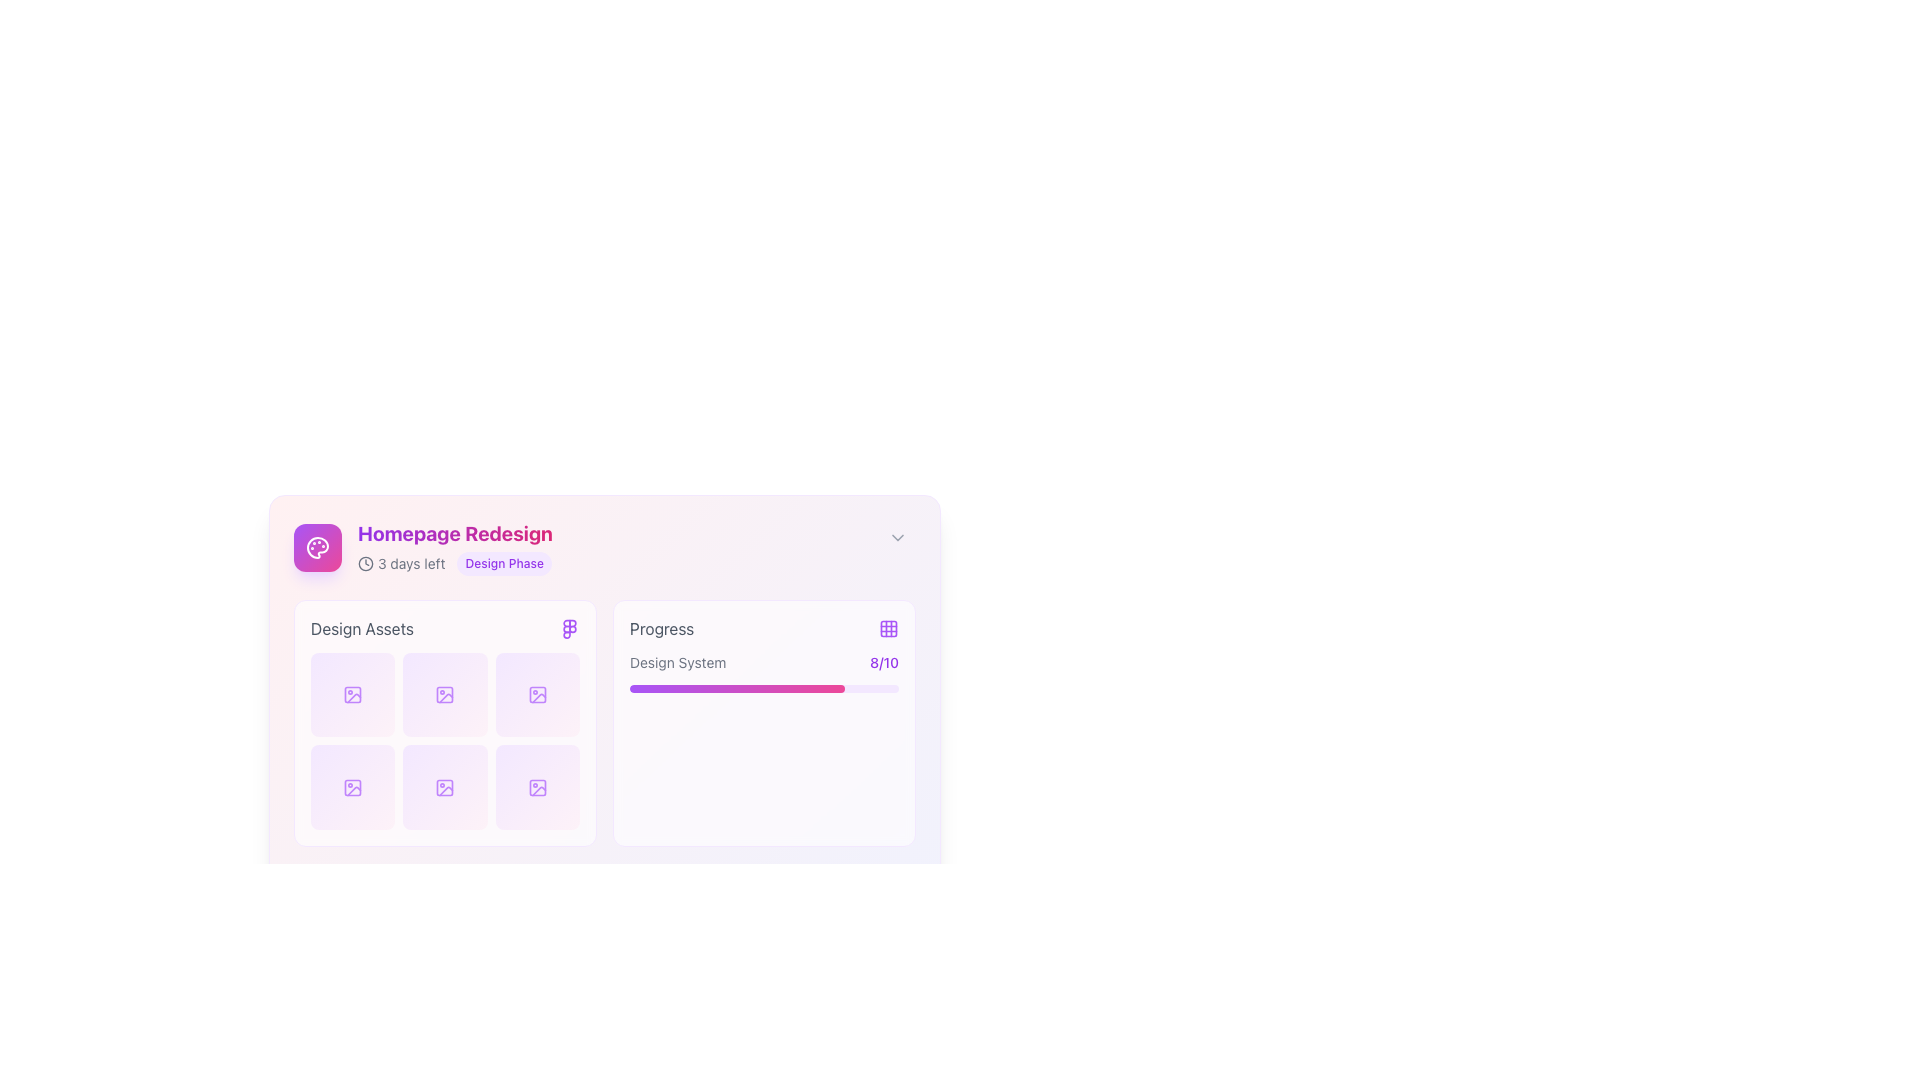 Image resolution: width=1920 pixels, height=1080 pixels. Describe the element at coordinates (896, 536) in the screenshot. I see `the downward-facing chevron icon located at the top-right corner of the card titled 'Homepage Redesign'` at that location.